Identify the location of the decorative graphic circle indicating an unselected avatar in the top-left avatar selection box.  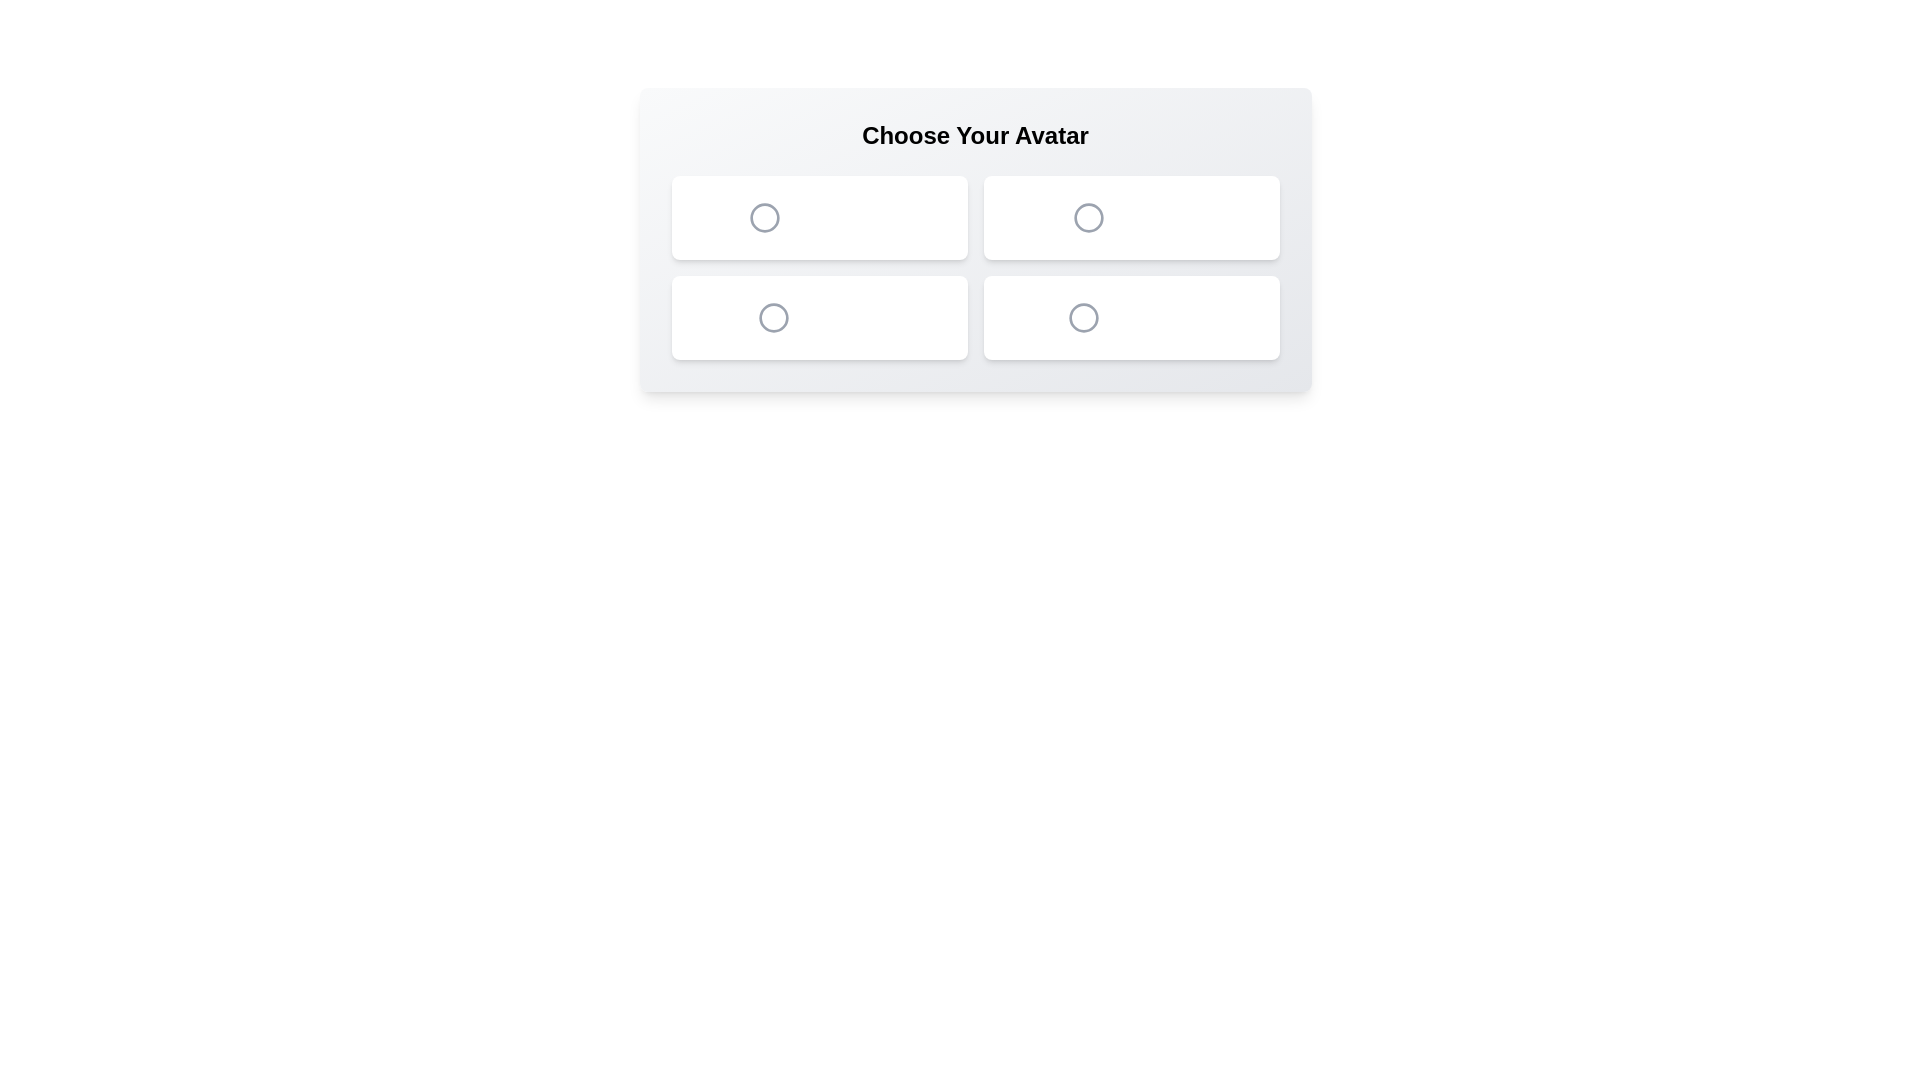
(764, 218).